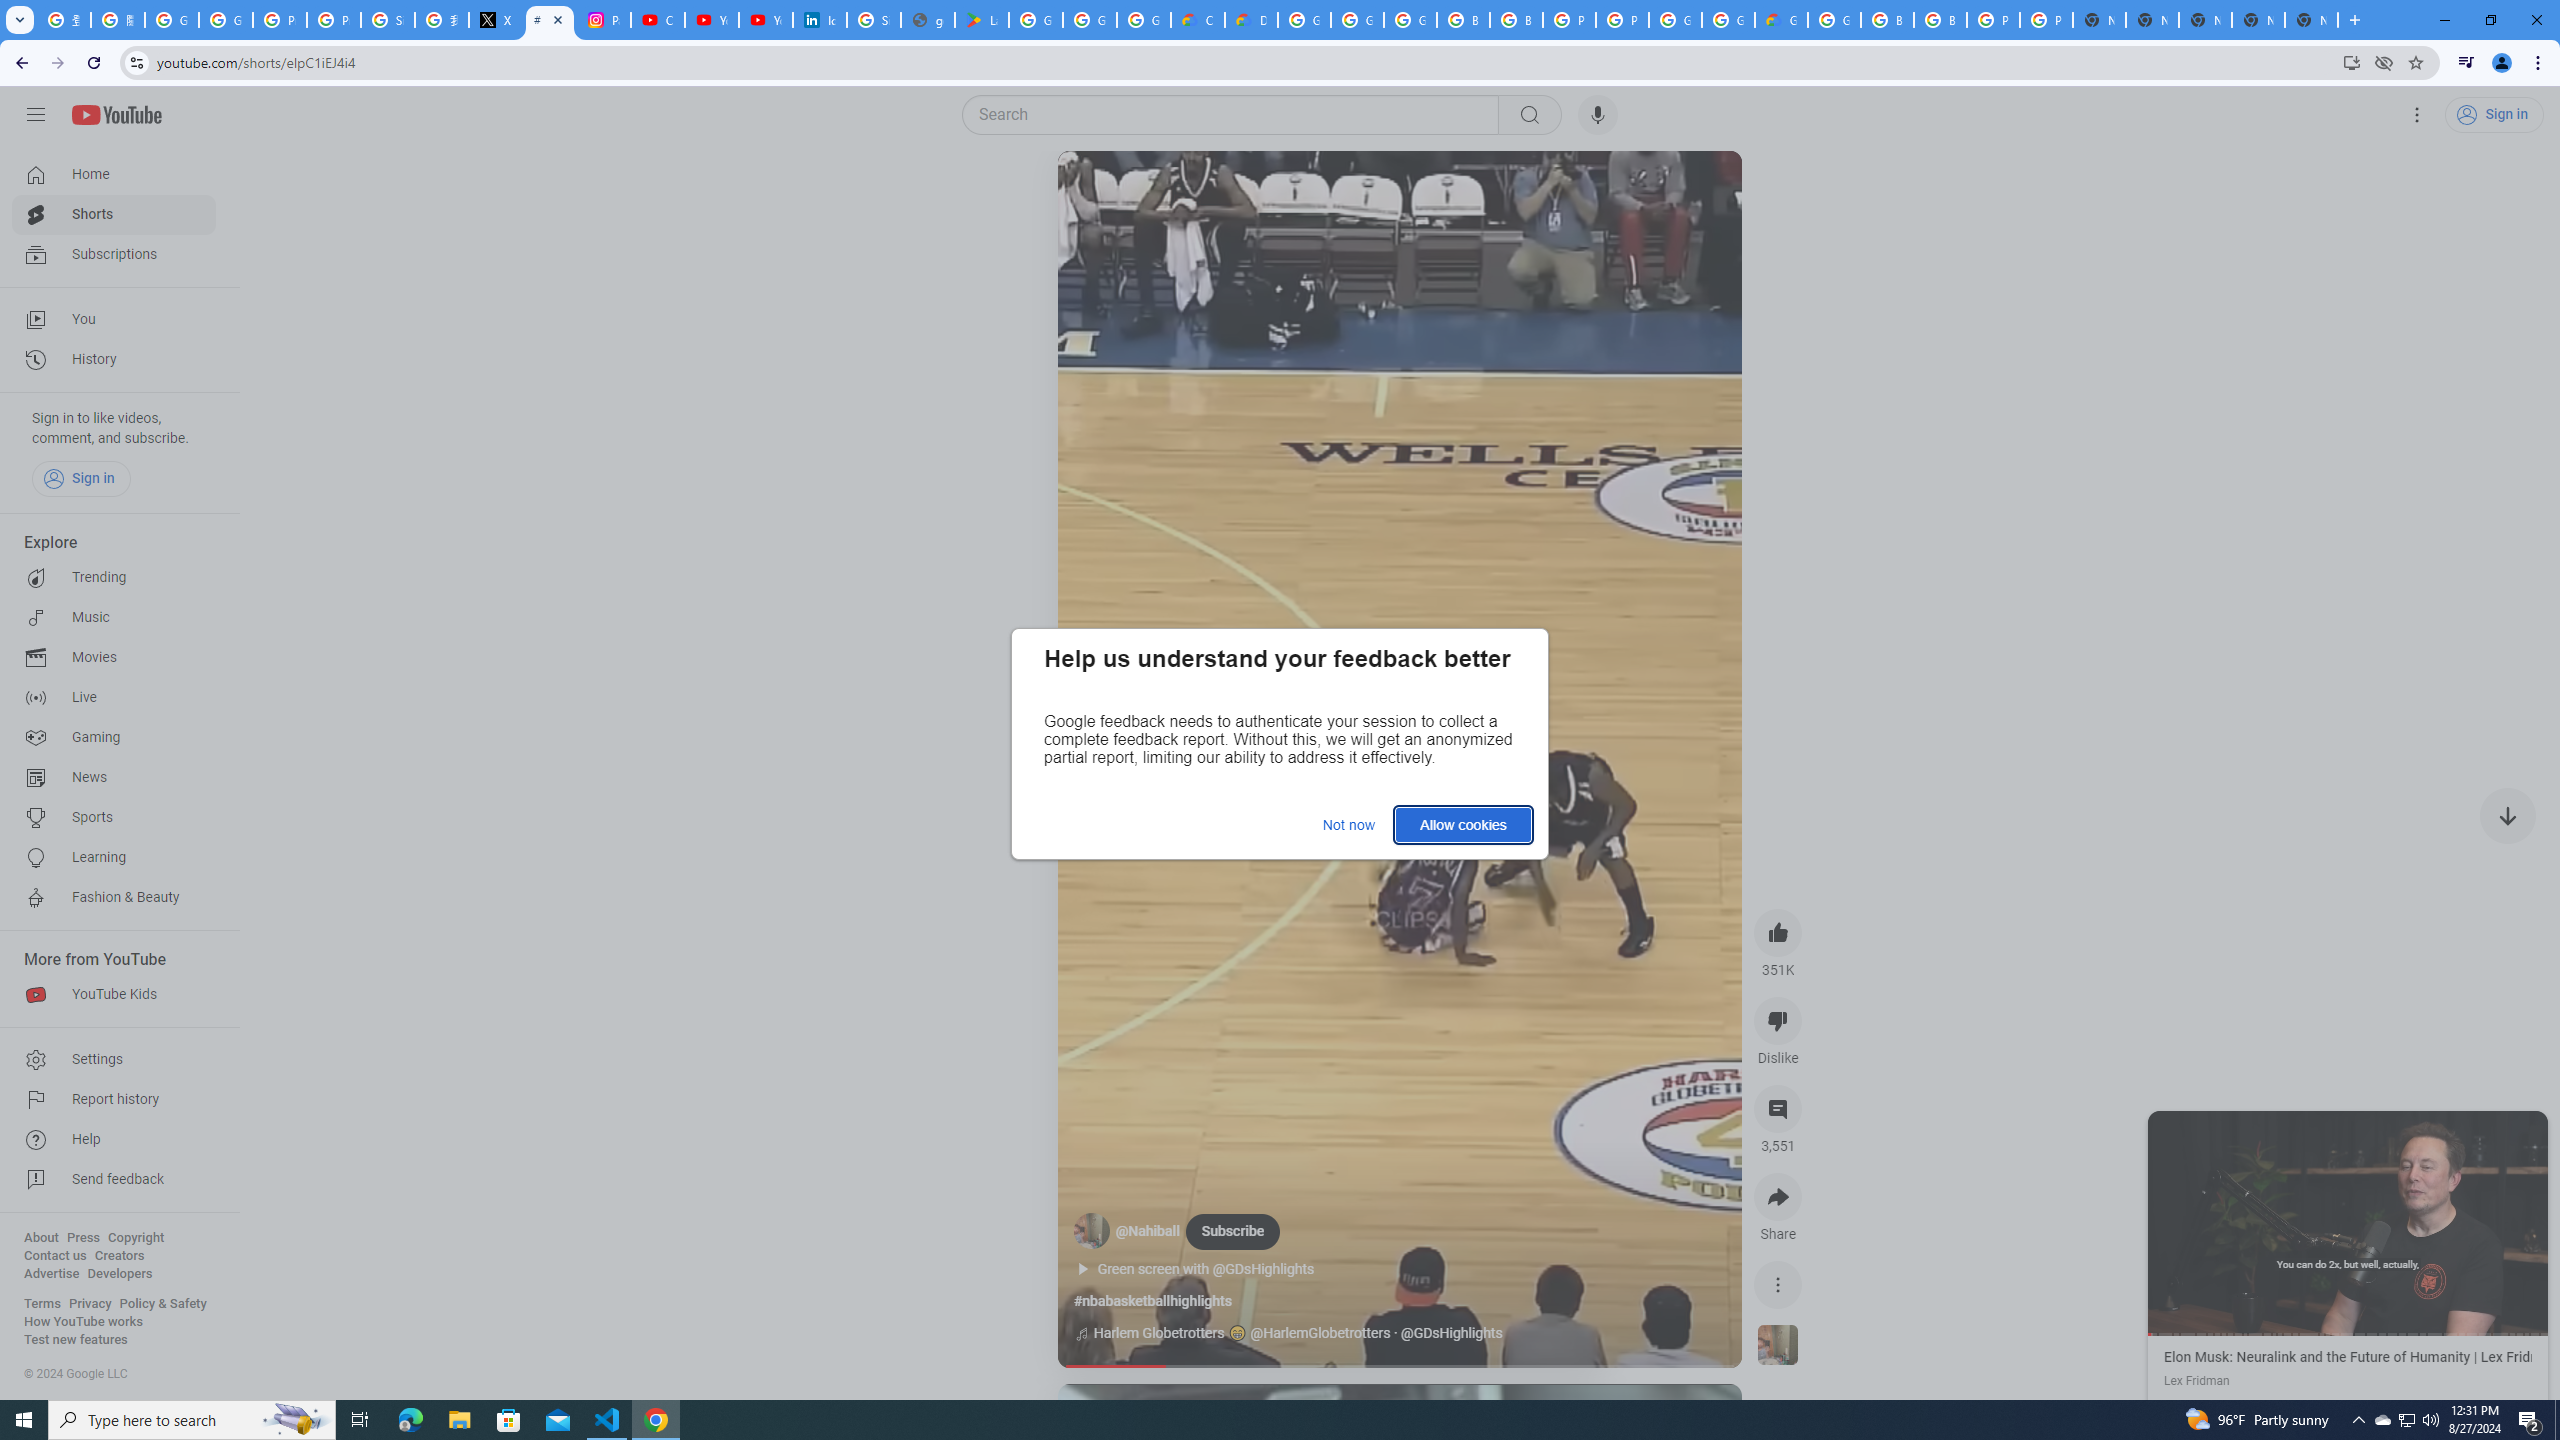  I want to click on 'Trending', so click(113, 578).